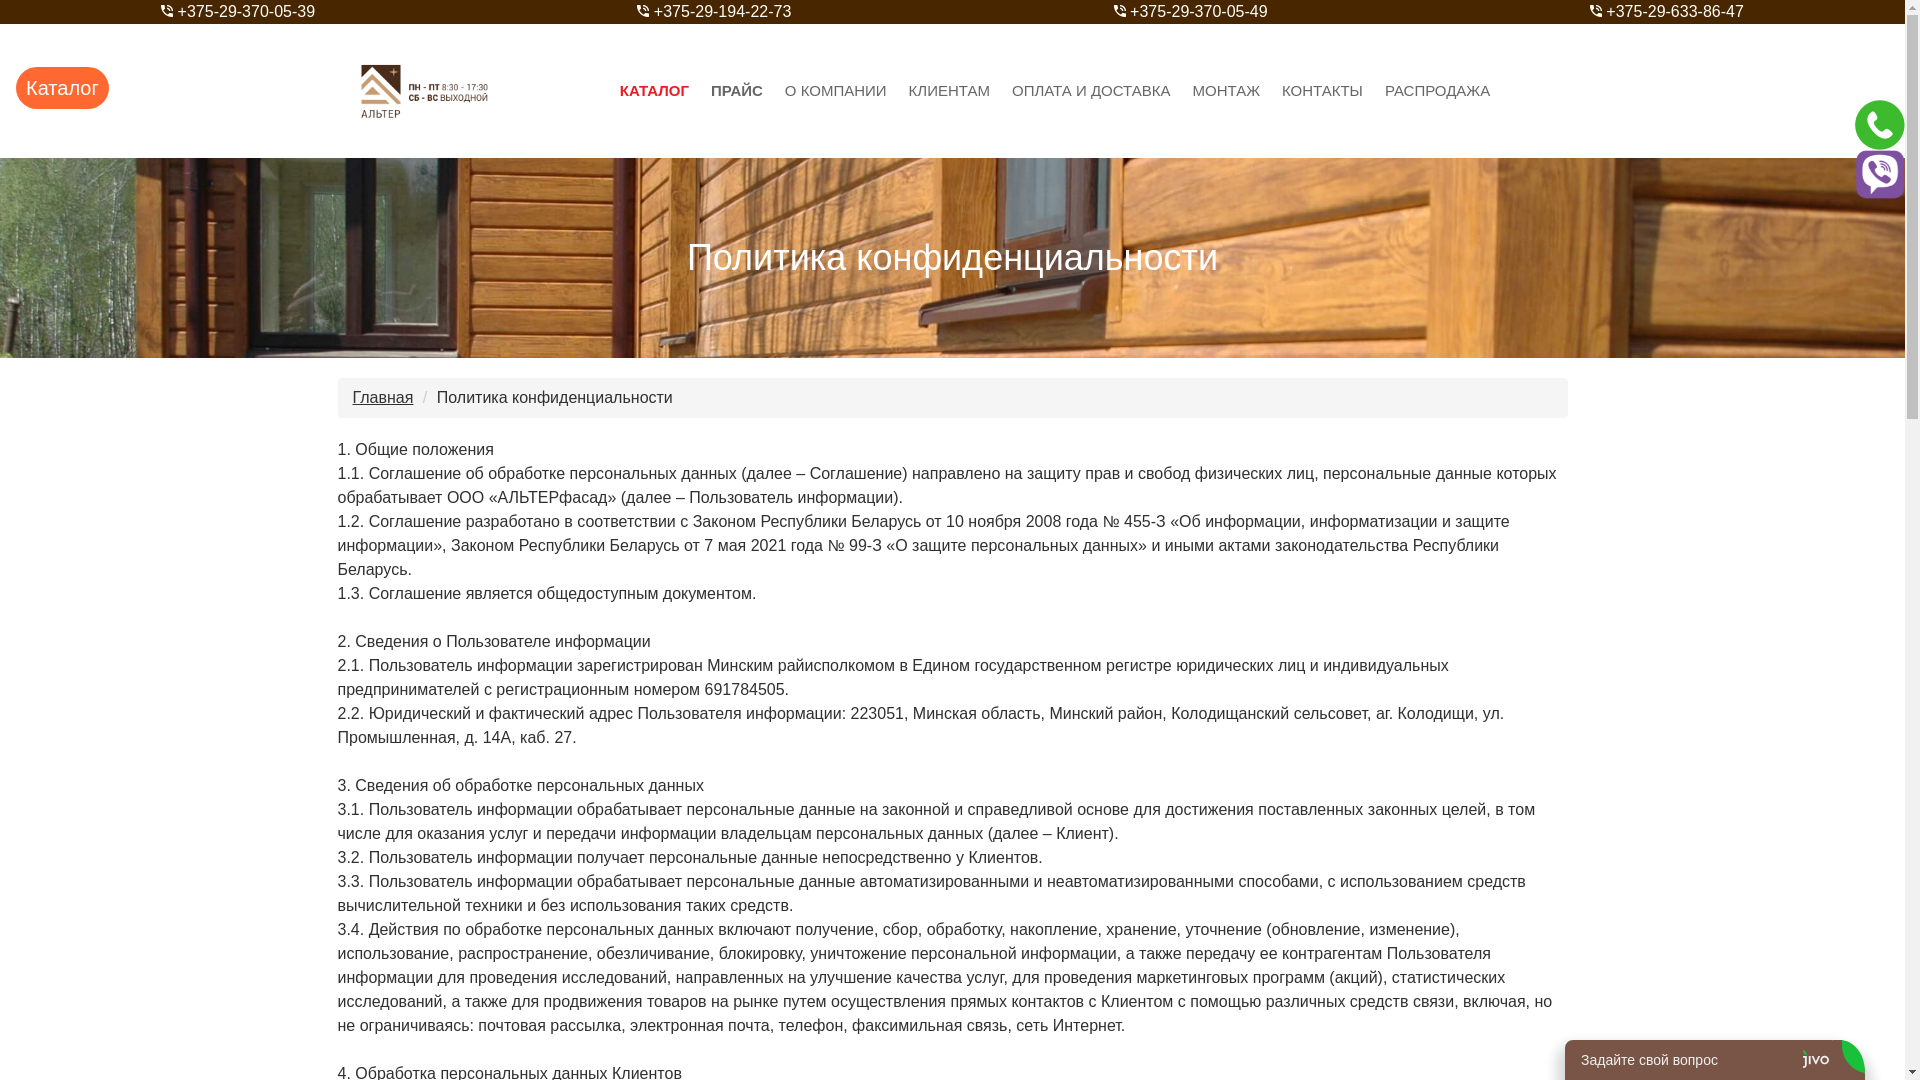  I want to click on '+375-29-194-22-73', so click(714, 11).